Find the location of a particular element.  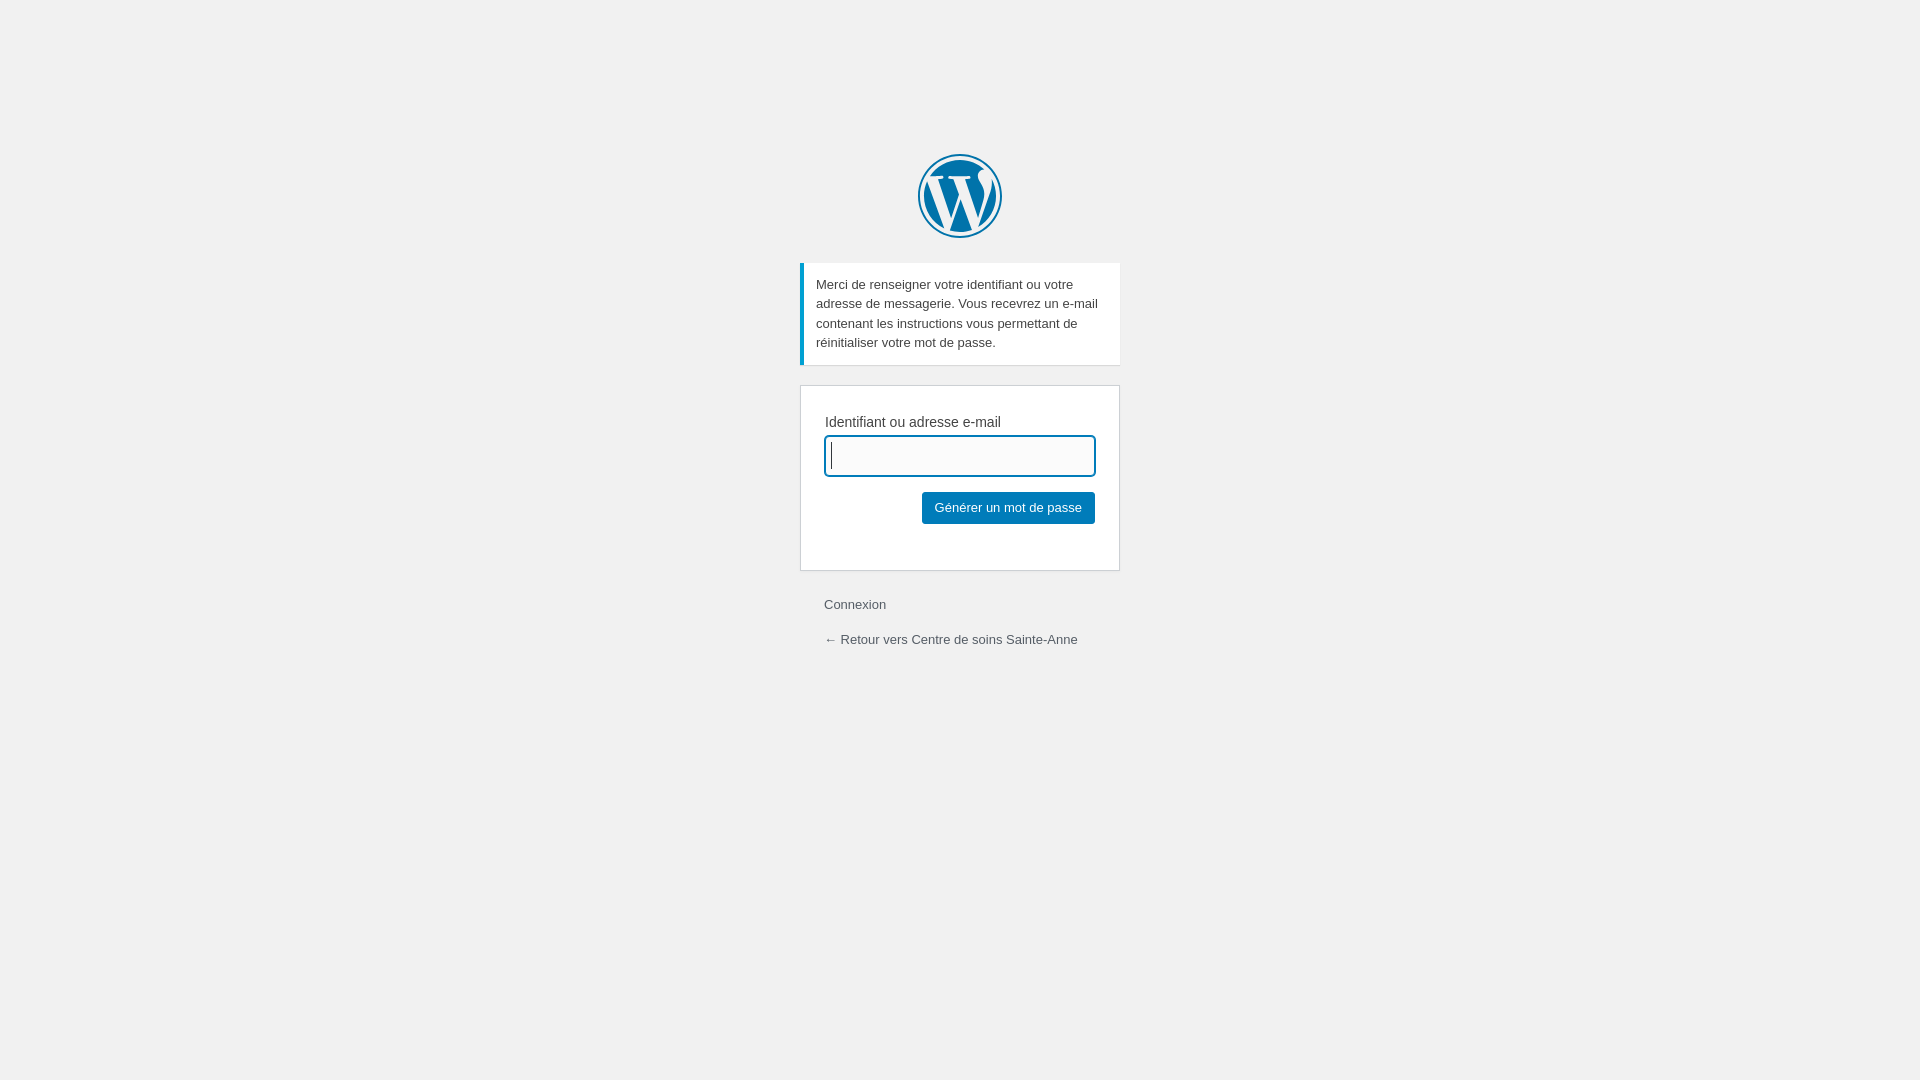

'Connexion' is located at coordinates (854, 603).